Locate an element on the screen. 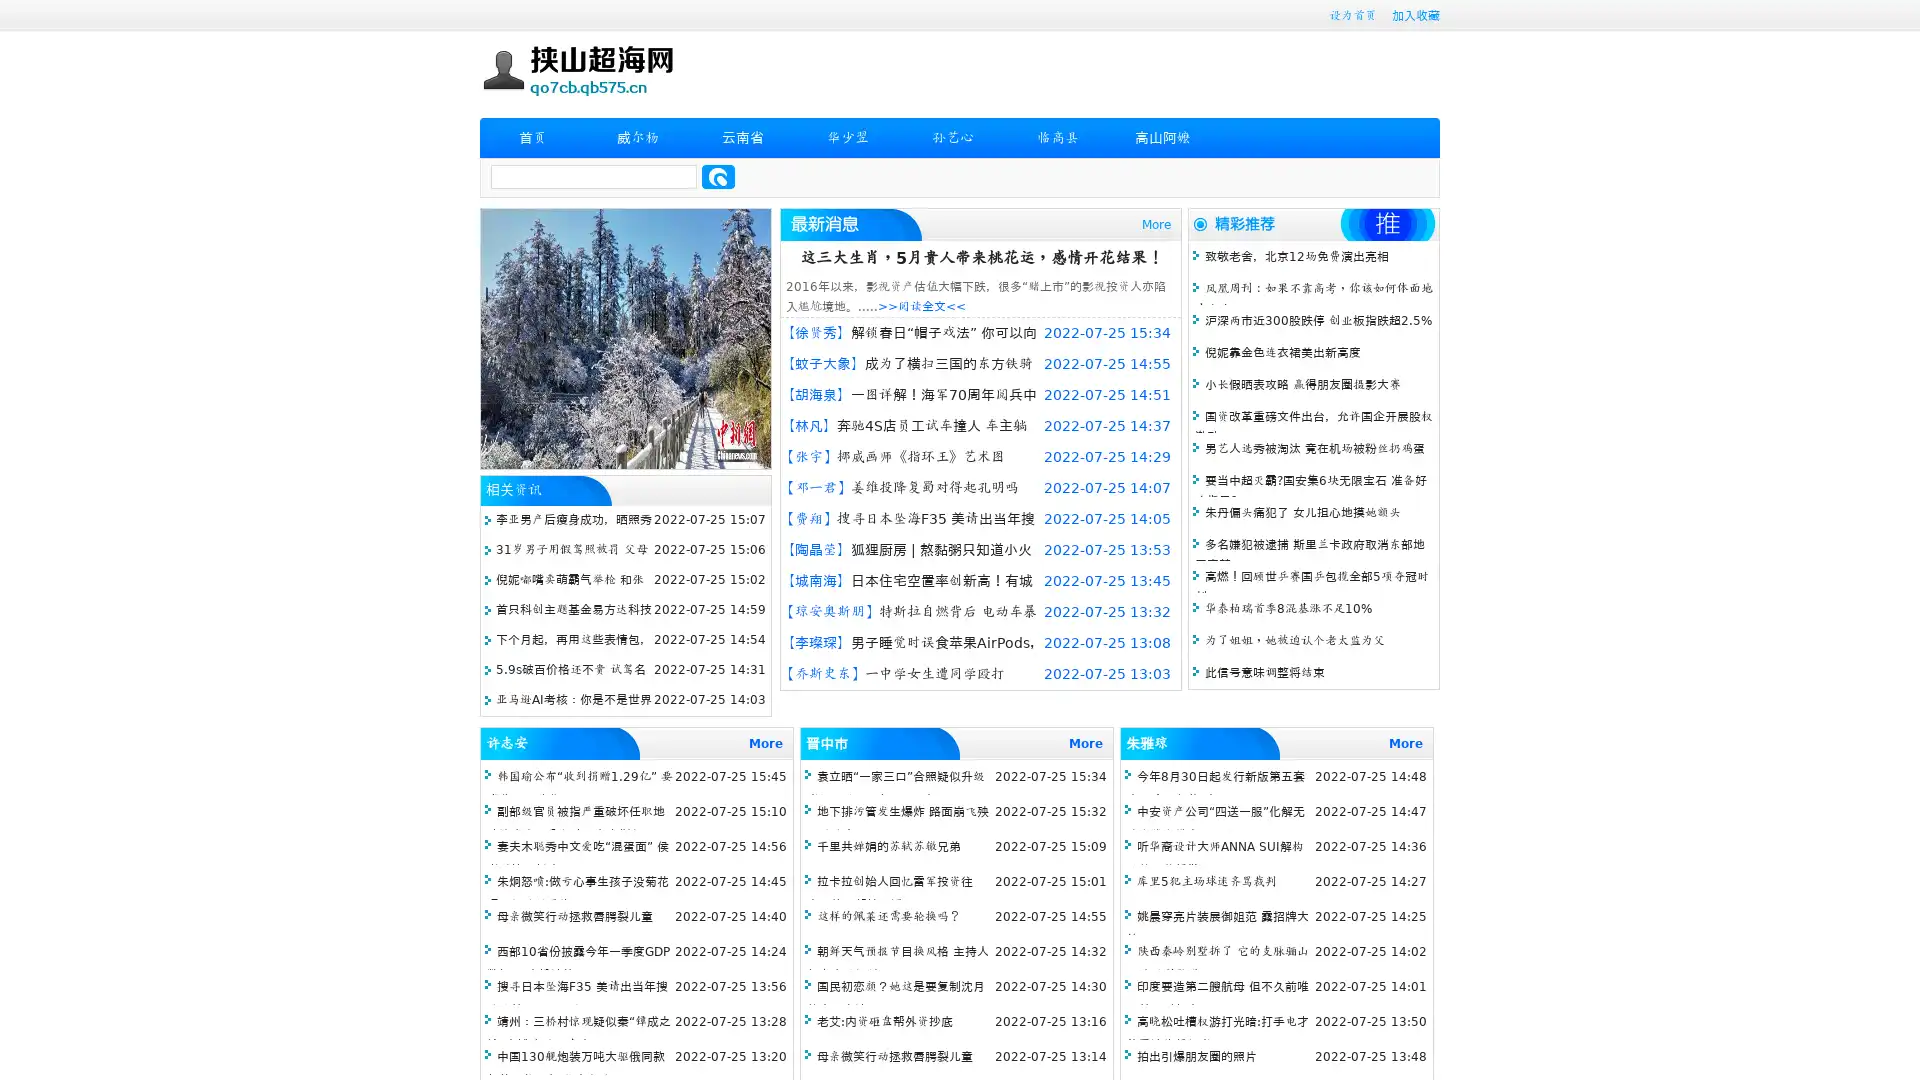  Search is located at coordinates (718, 176).